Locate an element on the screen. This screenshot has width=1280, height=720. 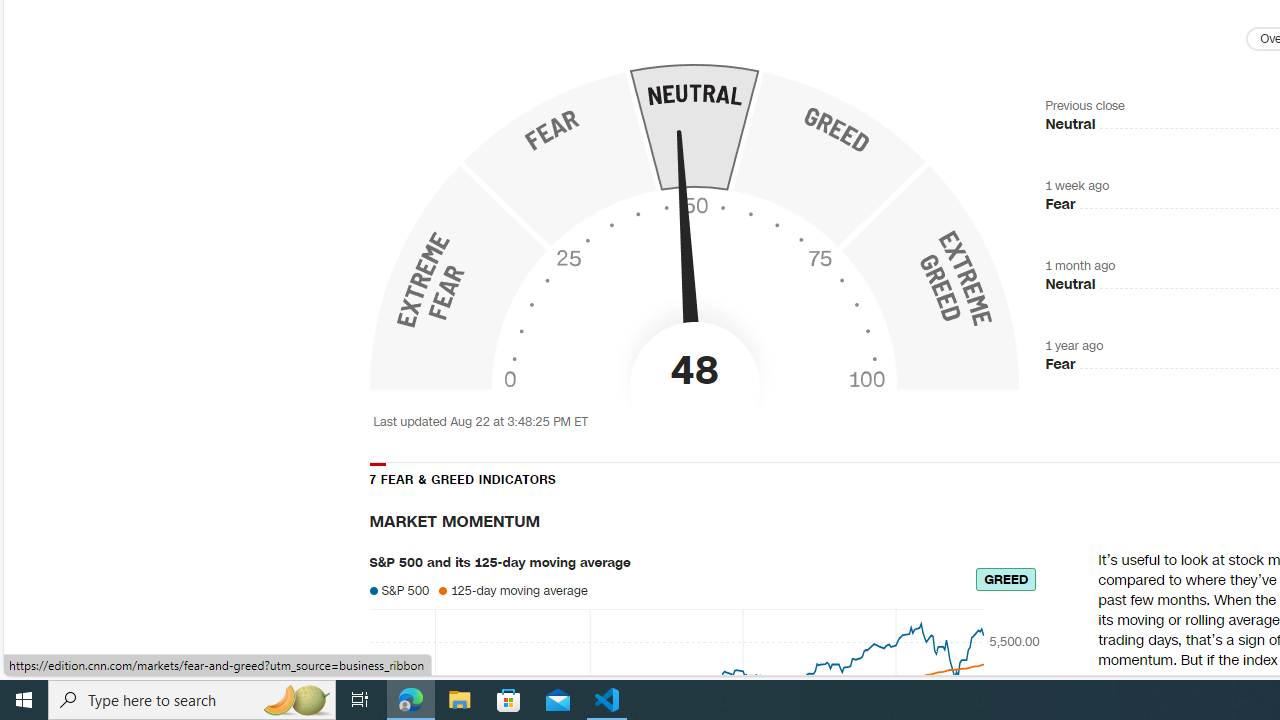
'Fear & Greed Index - Investor Sentiment ' is located at coordinates (694, 228).